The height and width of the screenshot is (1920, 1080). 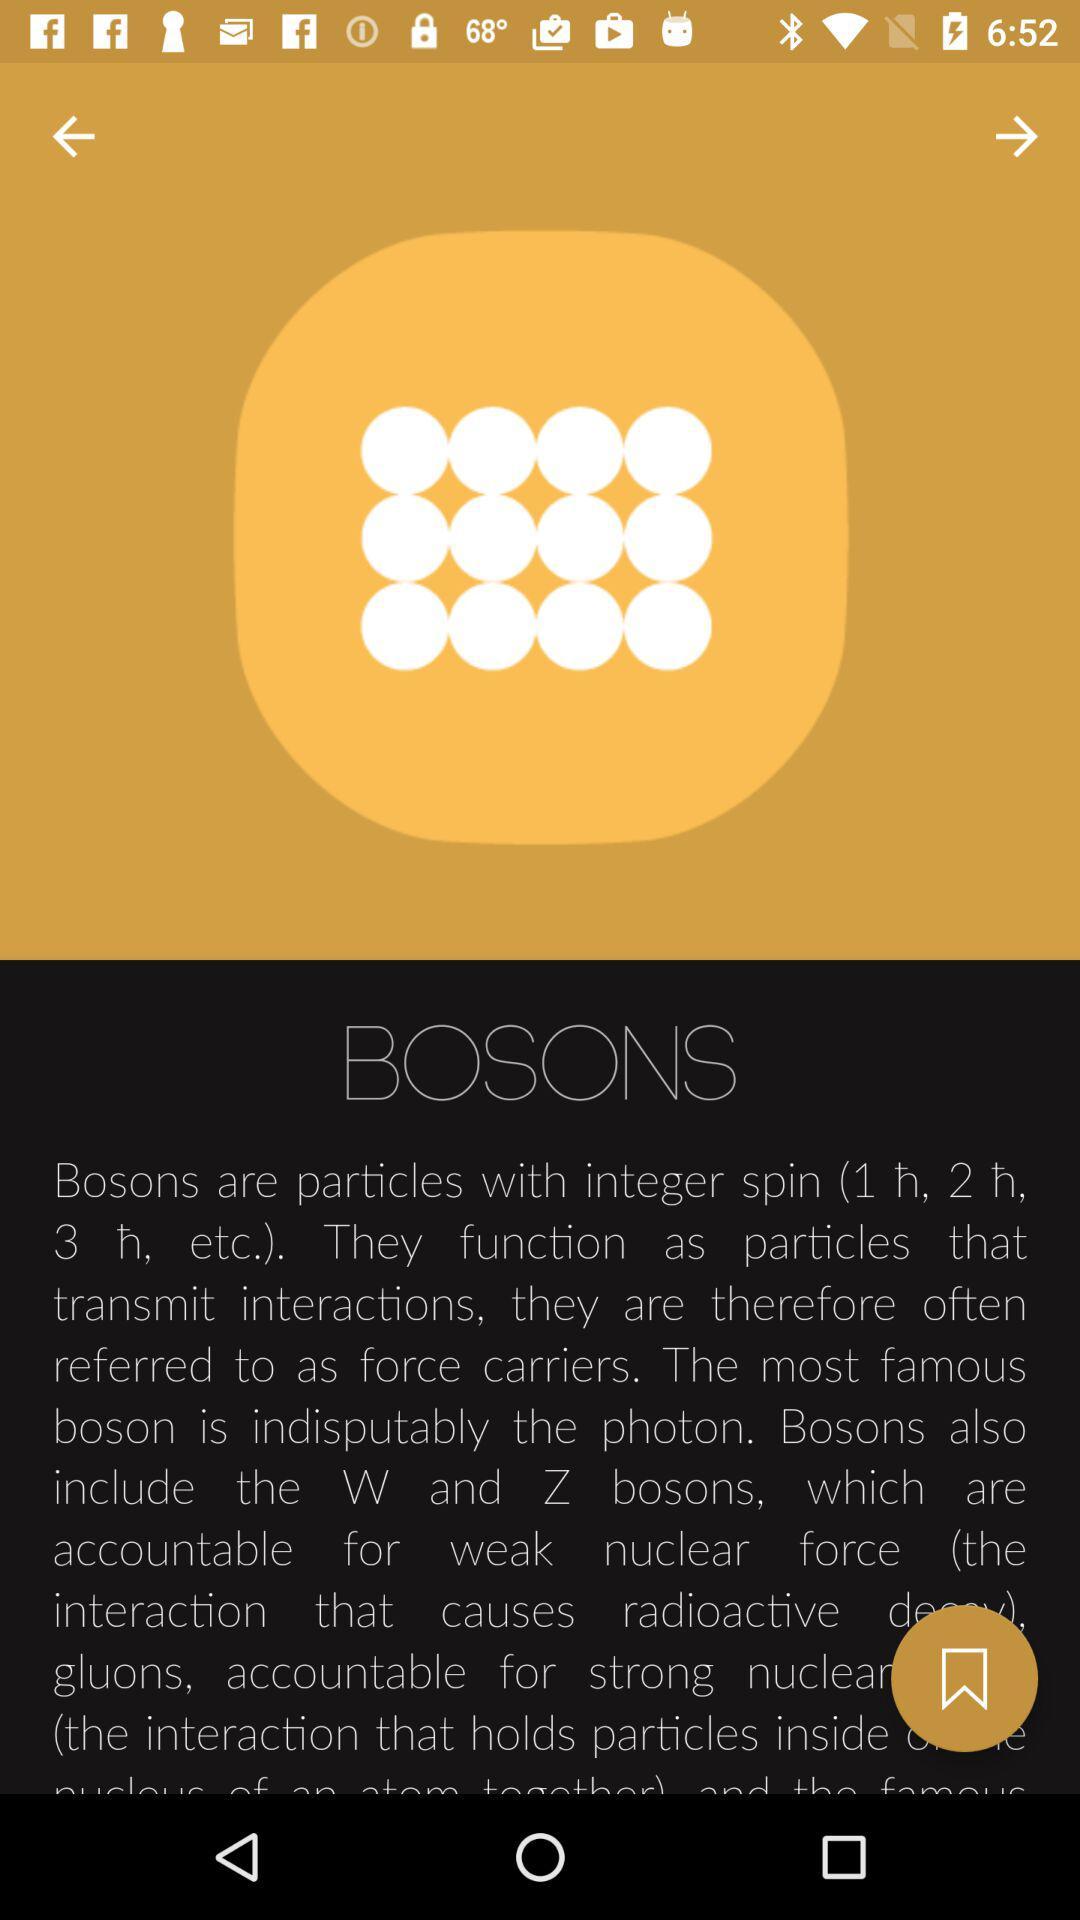 I want to click on bookmark this page, so click(x=963, y=1678).